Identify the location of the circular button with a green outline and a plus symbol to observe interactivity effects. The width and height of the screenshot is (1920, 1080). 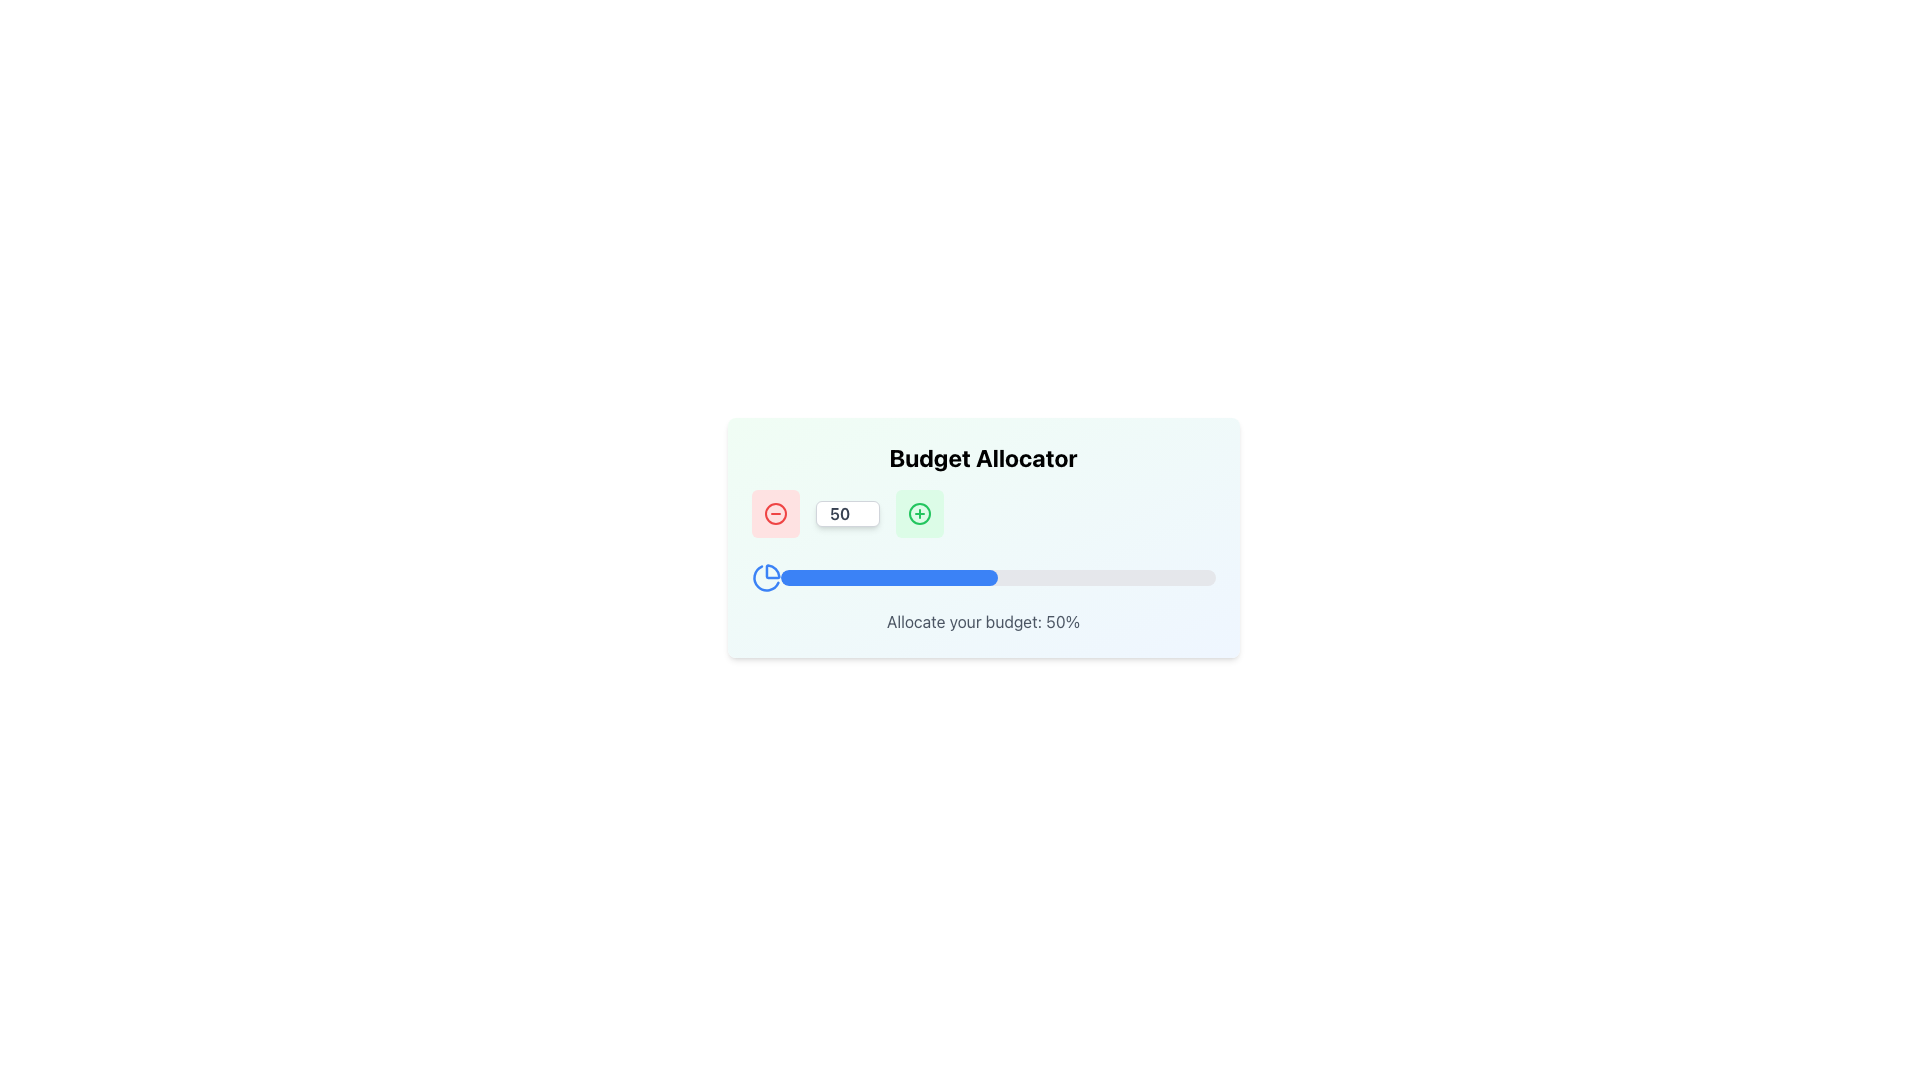
(918, 512).